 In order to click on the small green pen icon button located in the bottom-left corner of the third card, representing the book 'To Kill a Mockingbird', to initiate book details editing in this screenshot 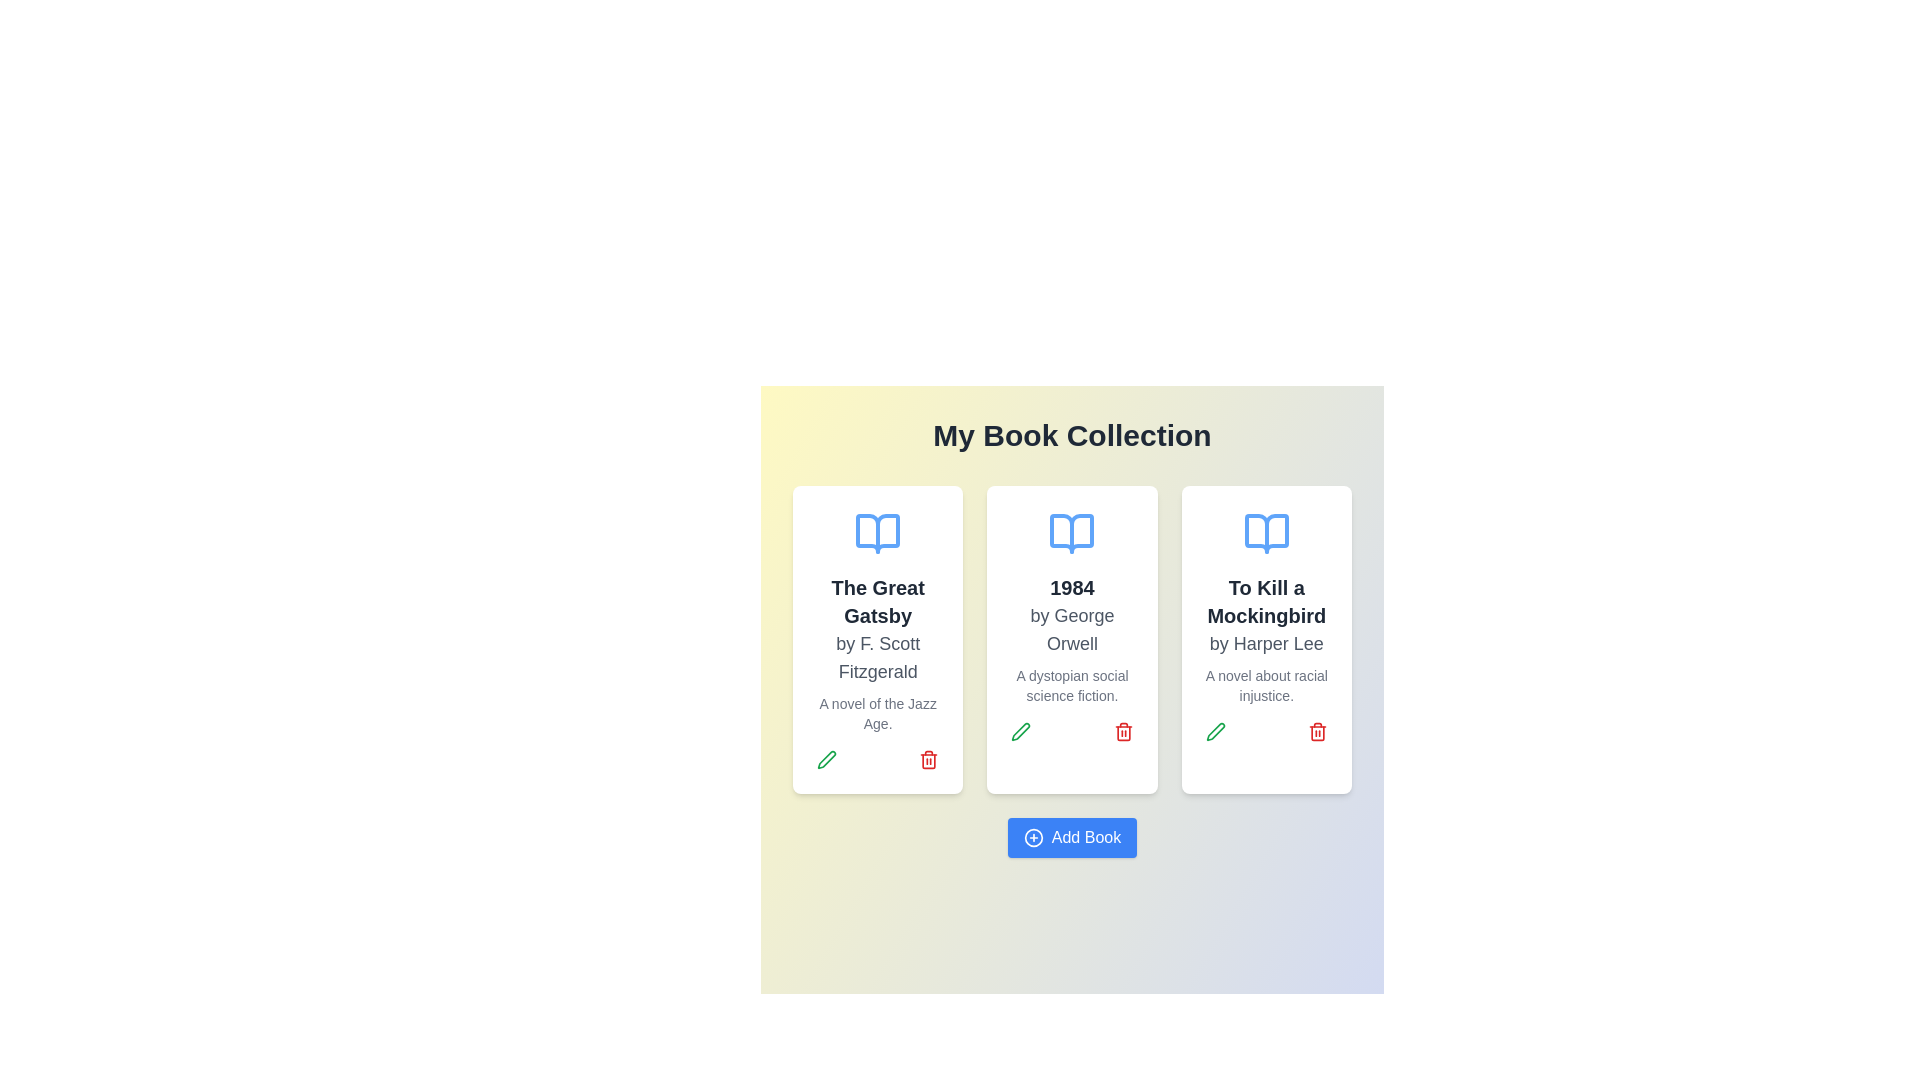, I will do `click(1214, 732)`.